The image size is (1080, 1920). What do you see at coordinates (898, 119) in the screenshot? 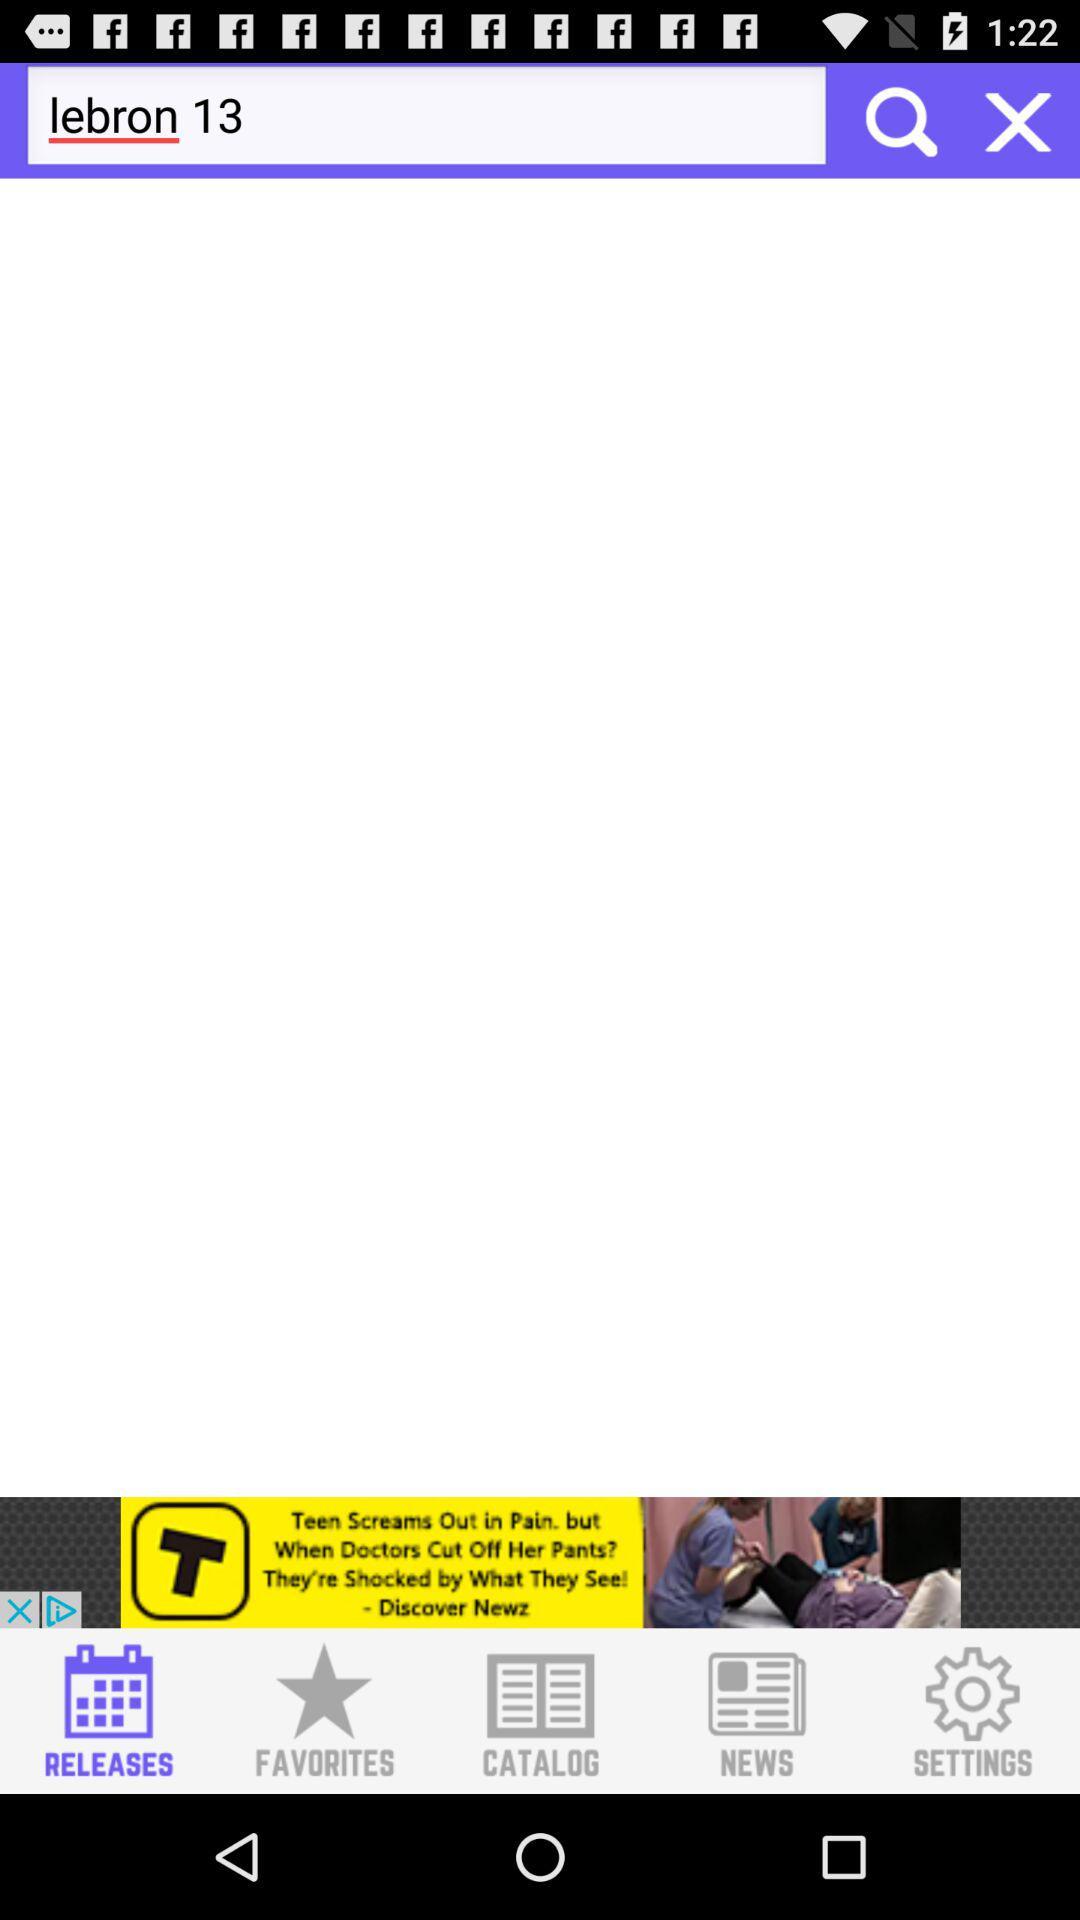
I see `search` at bounding box center [898, 119].